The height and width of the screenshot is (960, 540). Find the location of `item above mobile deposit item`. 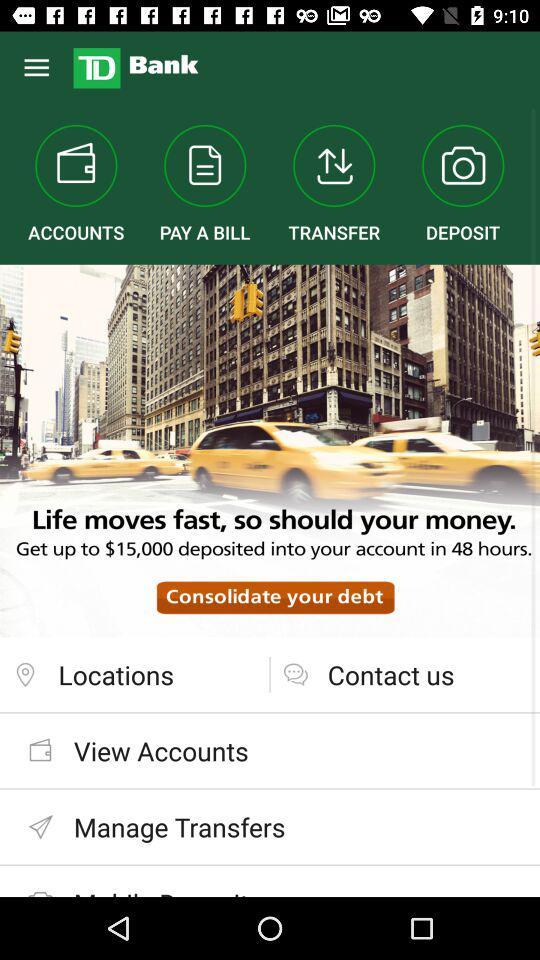

item above mobile deposit item is located at coordinates (270, 827).